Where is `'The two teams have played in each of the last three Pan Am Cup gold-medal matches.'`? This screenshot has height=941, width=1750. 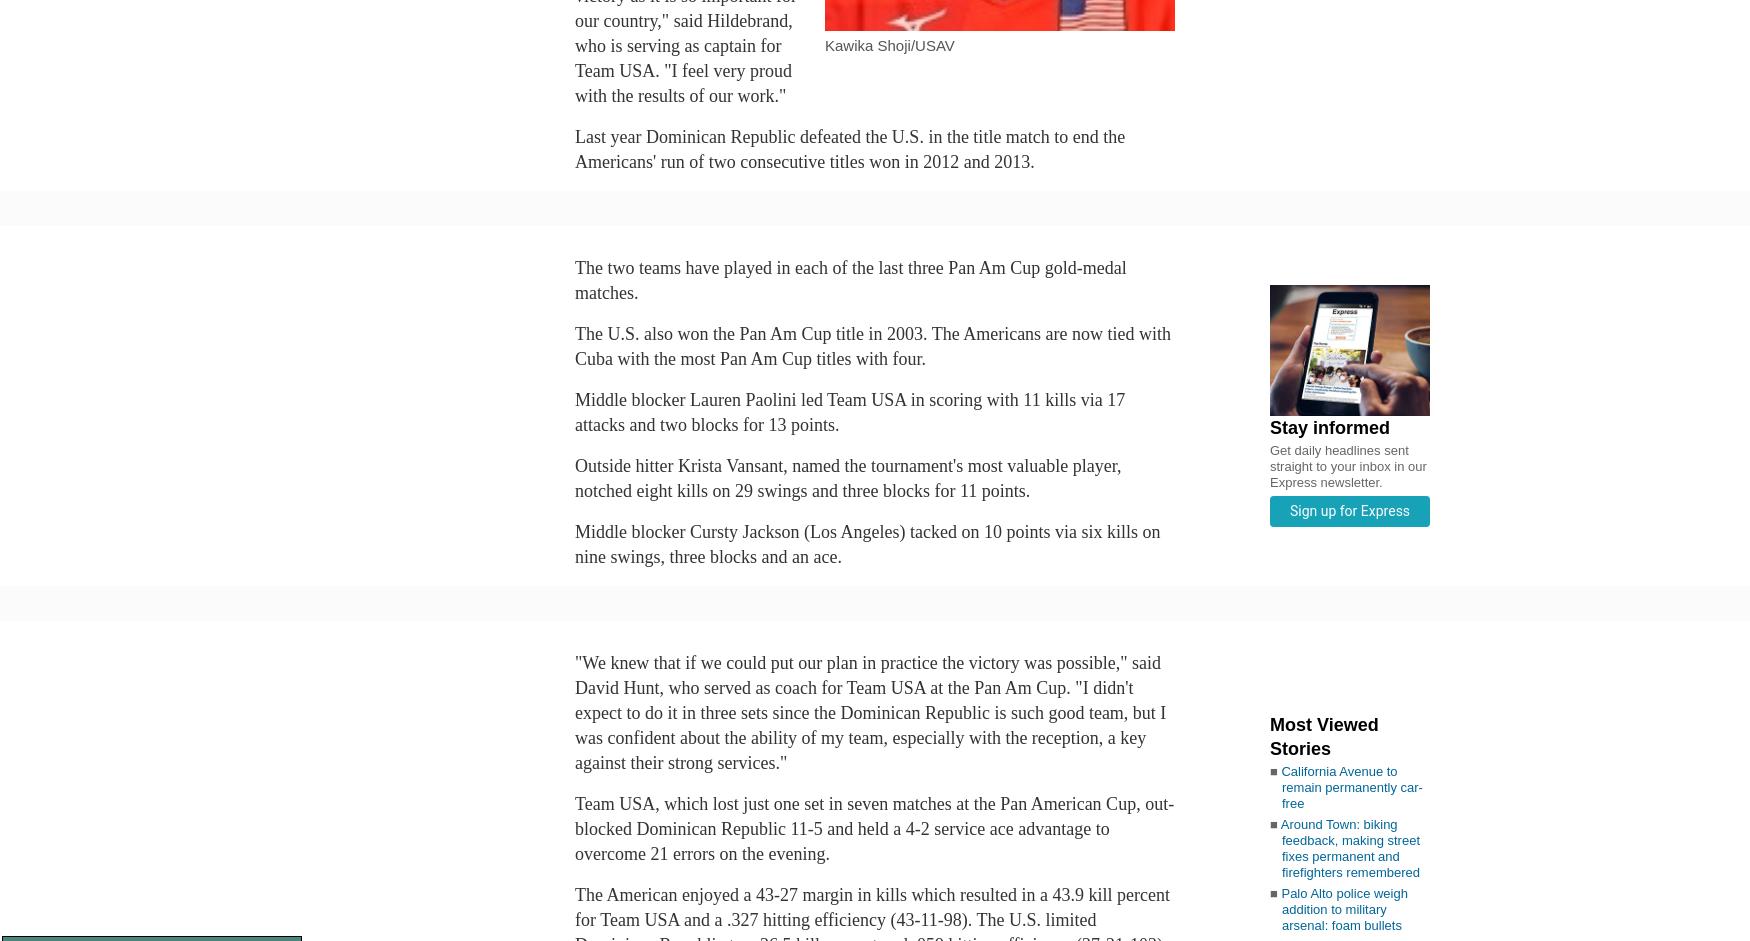
'The two teams have played in each of the last three Pan Am Cup gold-medal matches.' is located at coordinates (575, 280).